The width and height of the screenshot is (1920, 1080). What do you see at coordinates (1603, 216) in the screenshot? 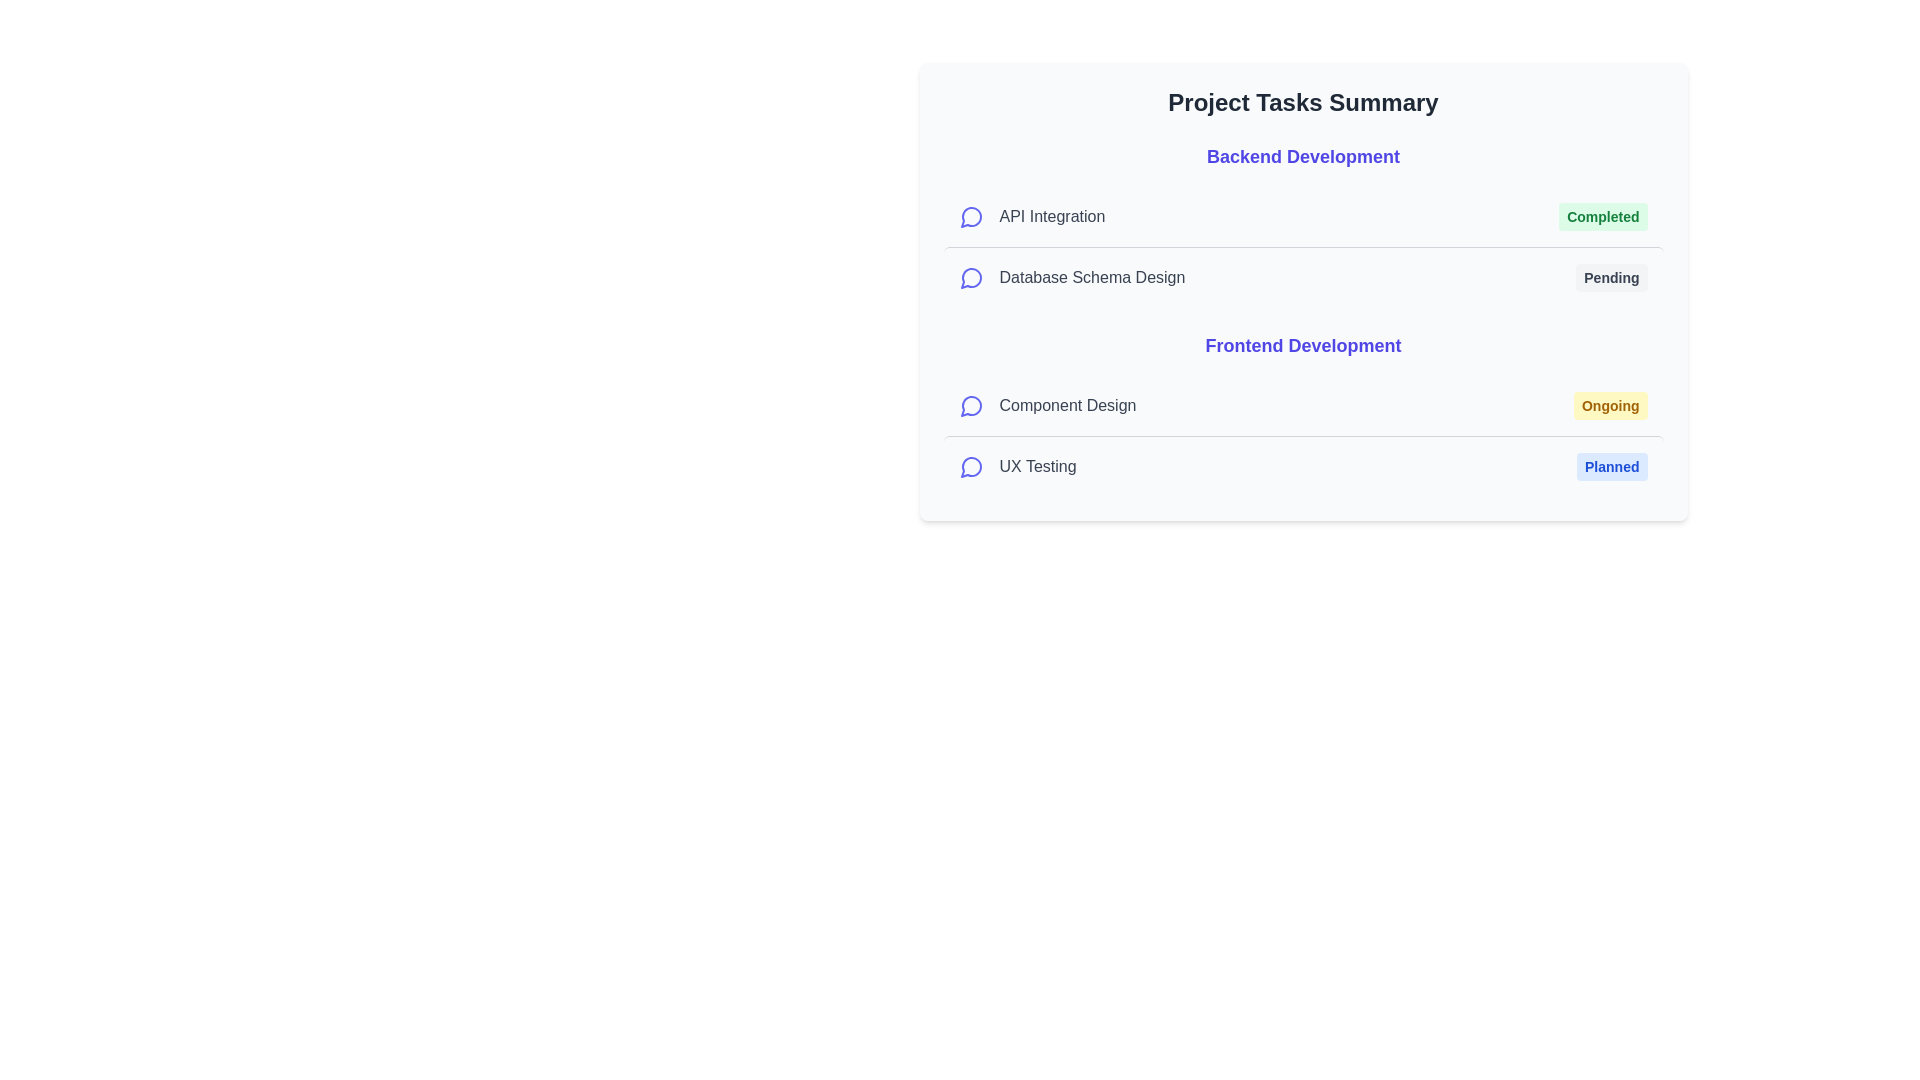
I see `the 'Completed' tag in the top-right corner of the 'API Integration' content block, which has a green background and green text color` at bounding box center [1603, 216].